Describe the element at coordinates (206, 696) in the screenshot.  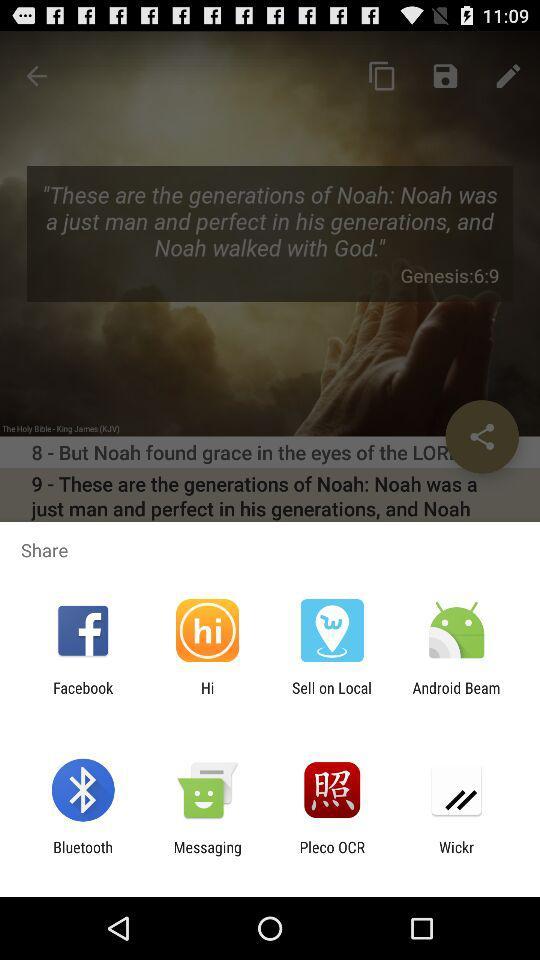
I see `app to the right of facebook icon` at that location.